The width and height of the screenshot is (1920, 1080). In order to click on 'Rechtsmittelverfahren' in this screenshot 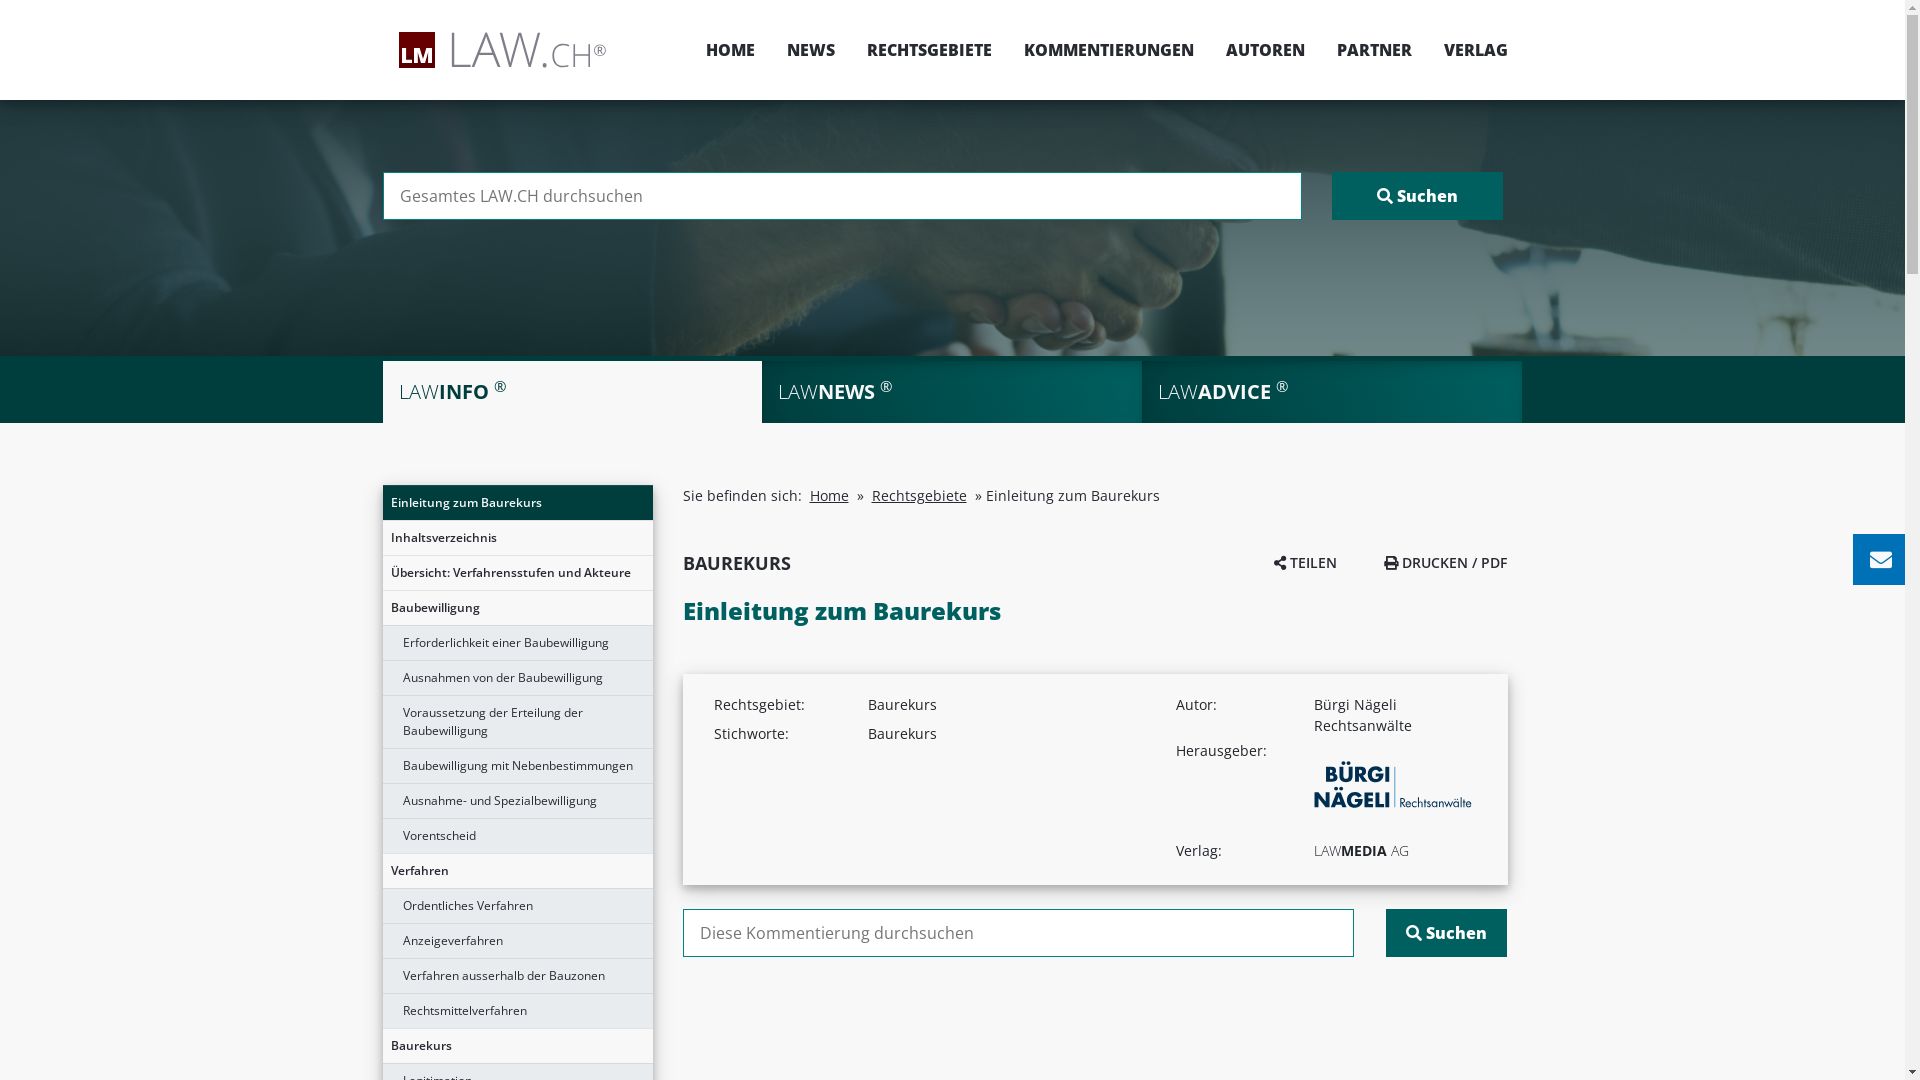, I will do `click(517, 1010)`.